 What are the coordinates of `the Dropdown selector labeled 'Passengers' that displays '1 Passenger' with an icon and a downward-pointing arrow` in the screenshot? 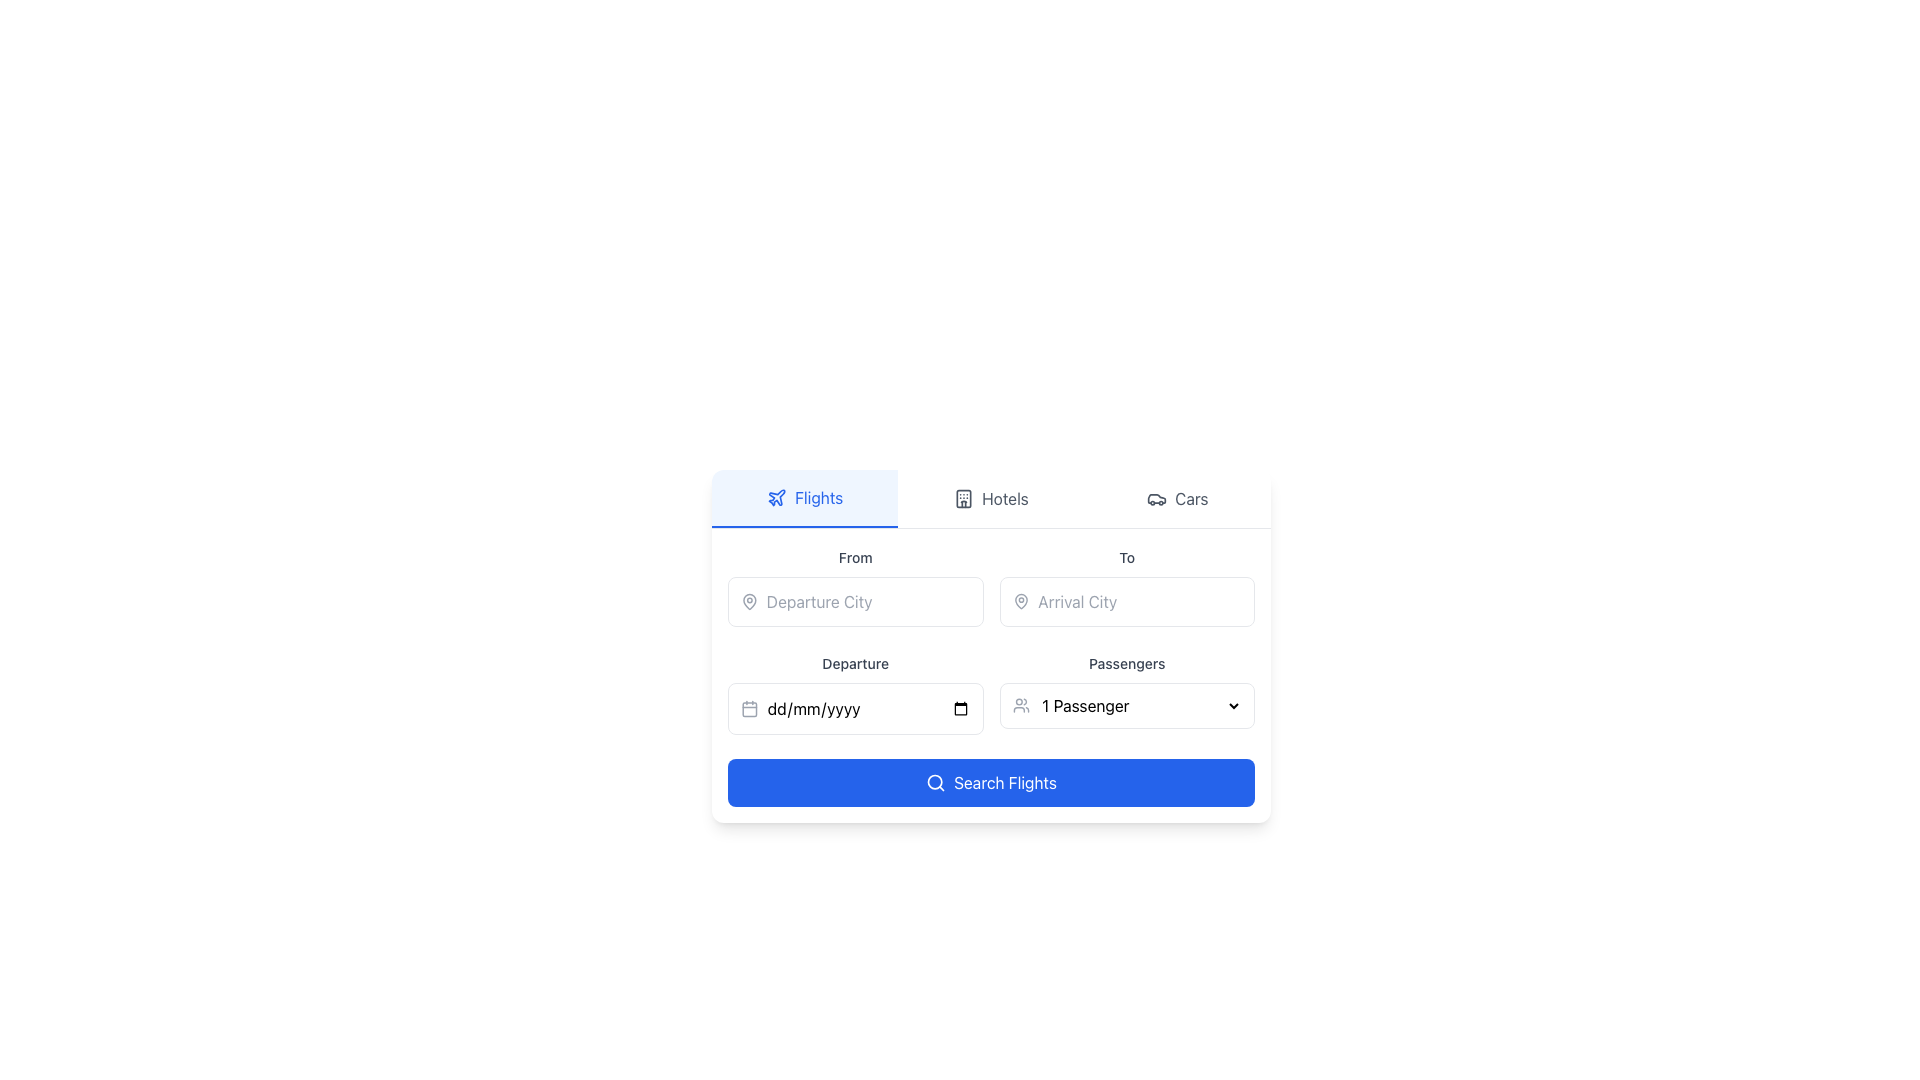 It's located at (1127, 692).